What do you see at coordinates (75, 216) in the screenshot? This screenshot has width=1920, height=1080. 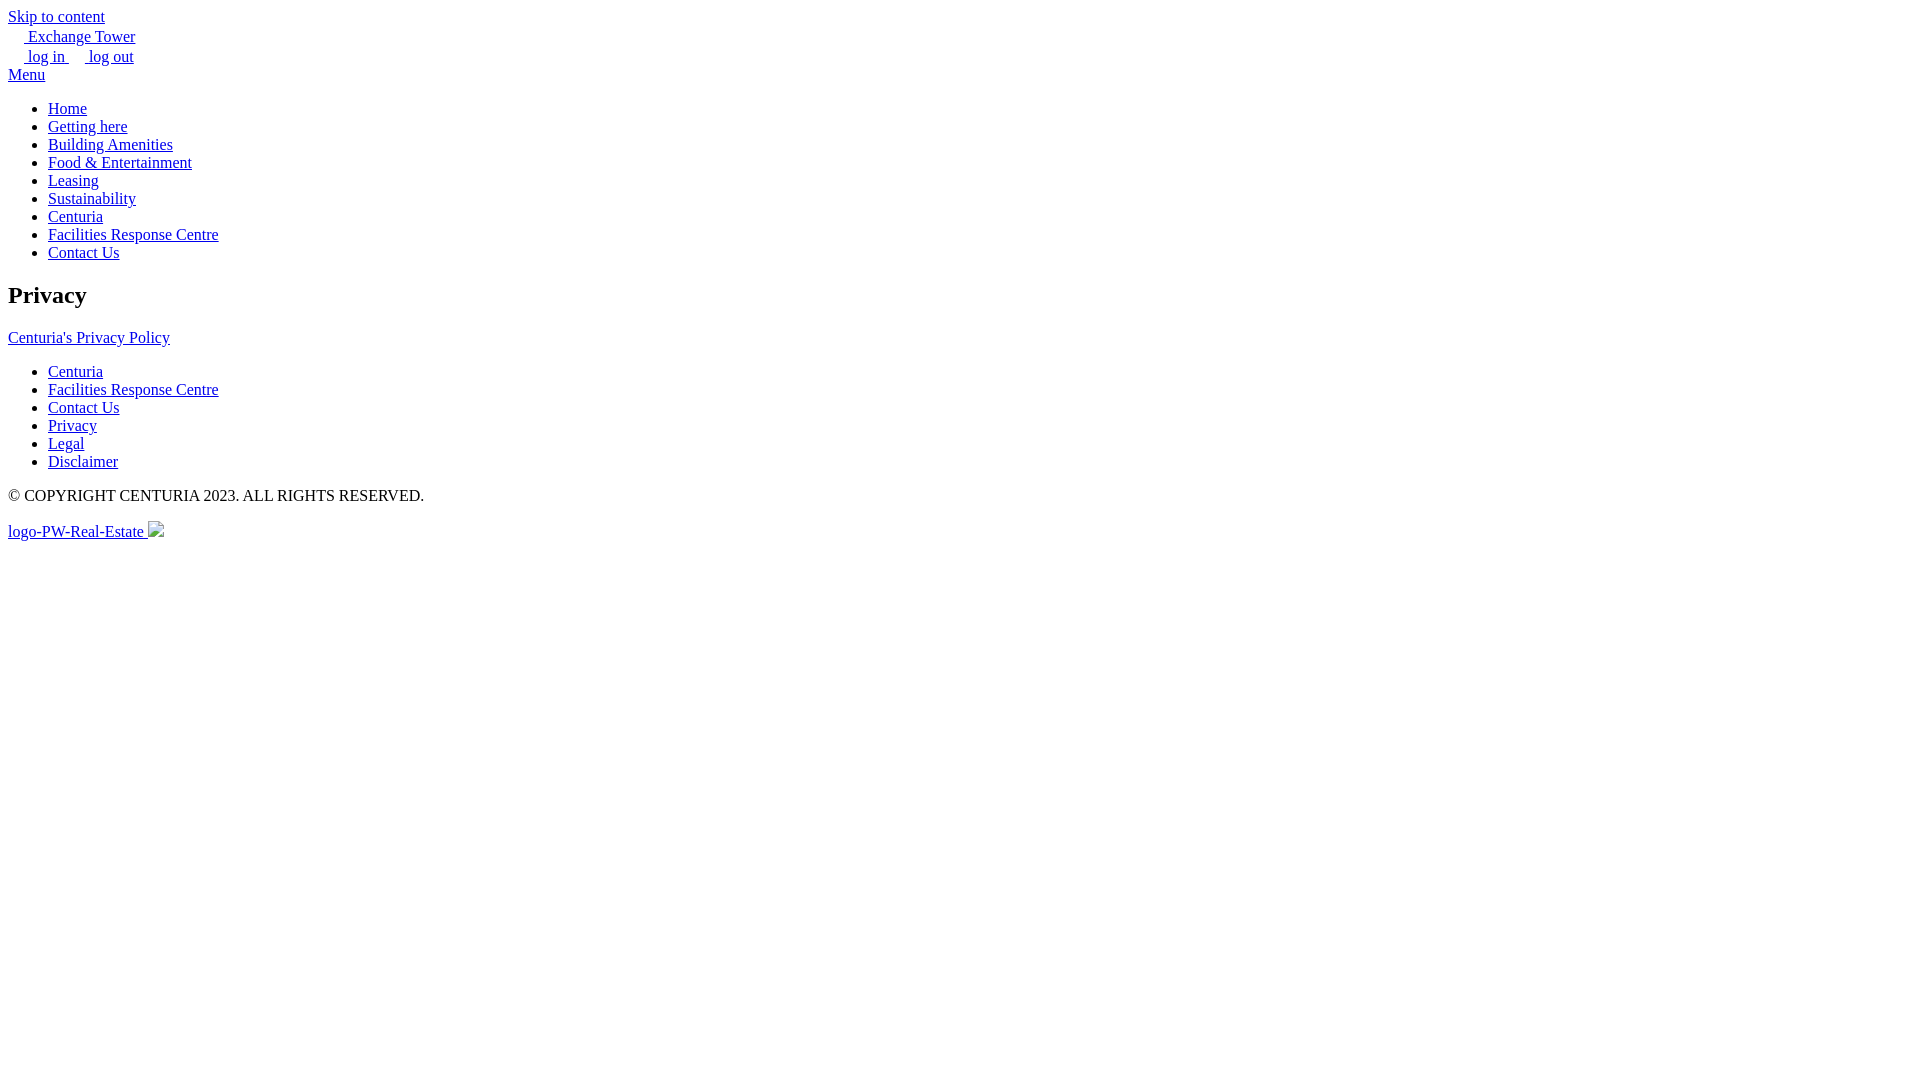 I see `'Centuria'` at bounding box center [75, 216].